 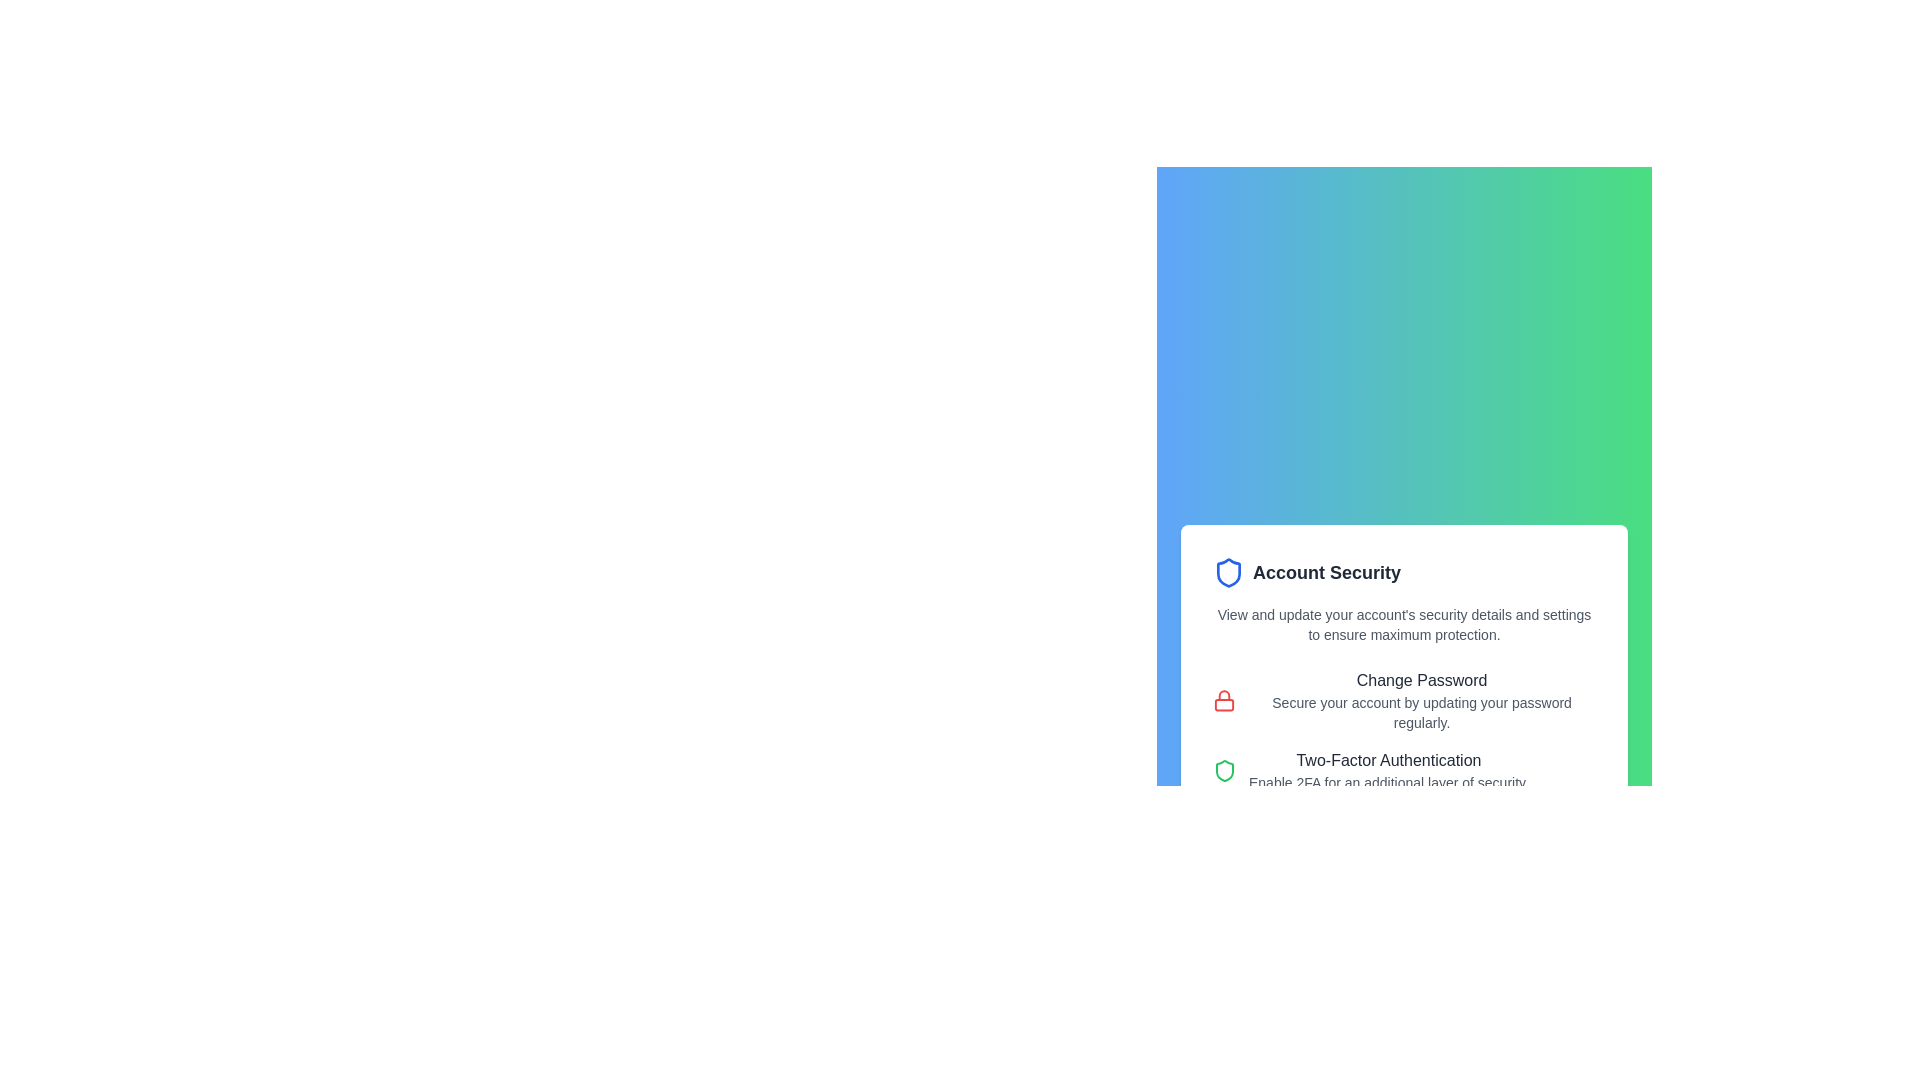 What do you see at coordinates (1223, 770) in the screenshot?
I see `the green shield icon with rounded corners and a hollow design located in the 'Two-Factor Authentication' section` at bounding box center [1223, 770].